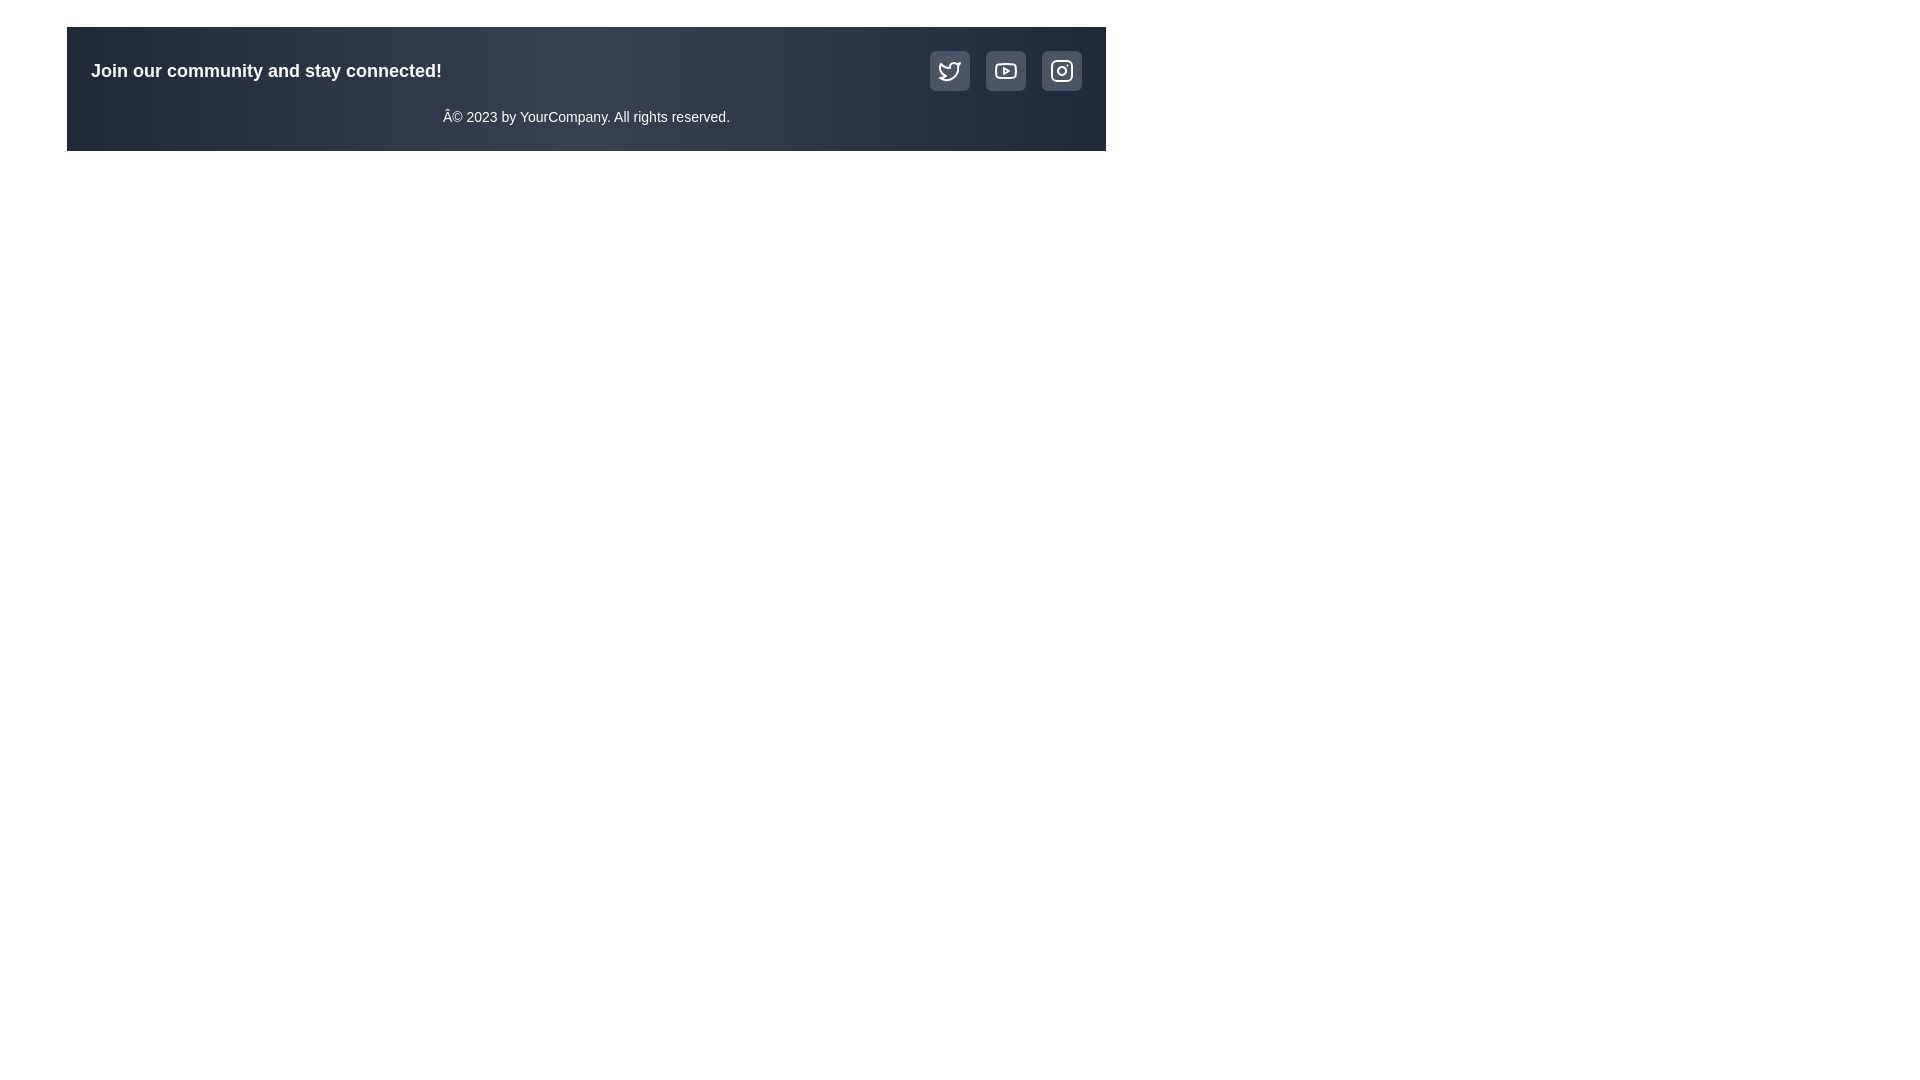  What do you see at coordinates (1006, 69) in the screenshot?
I see `the Hyperlink button for YouTube` at bounding box center [1006, 69].